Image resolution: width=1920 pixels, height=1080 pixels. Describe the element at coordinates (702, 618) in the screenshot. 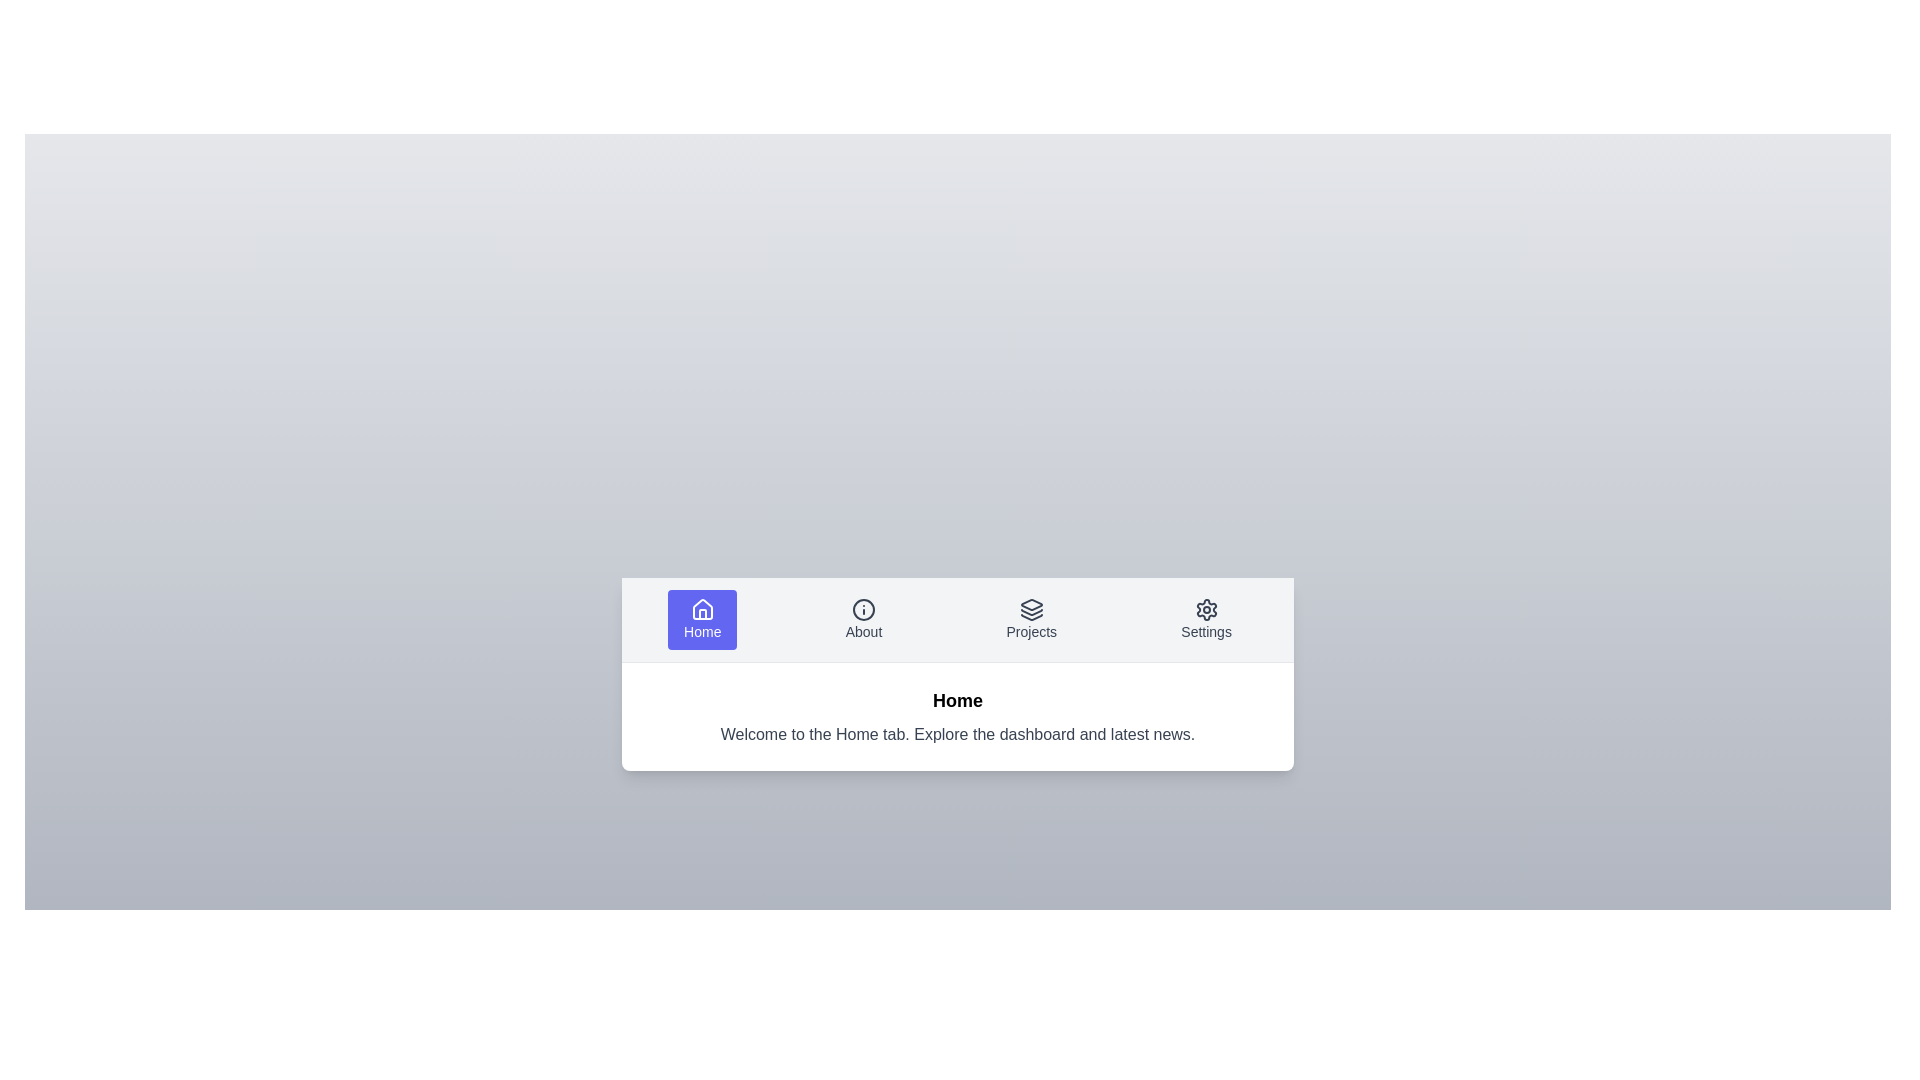

I see `the Home tab by clicking on its label or icon` at that location.